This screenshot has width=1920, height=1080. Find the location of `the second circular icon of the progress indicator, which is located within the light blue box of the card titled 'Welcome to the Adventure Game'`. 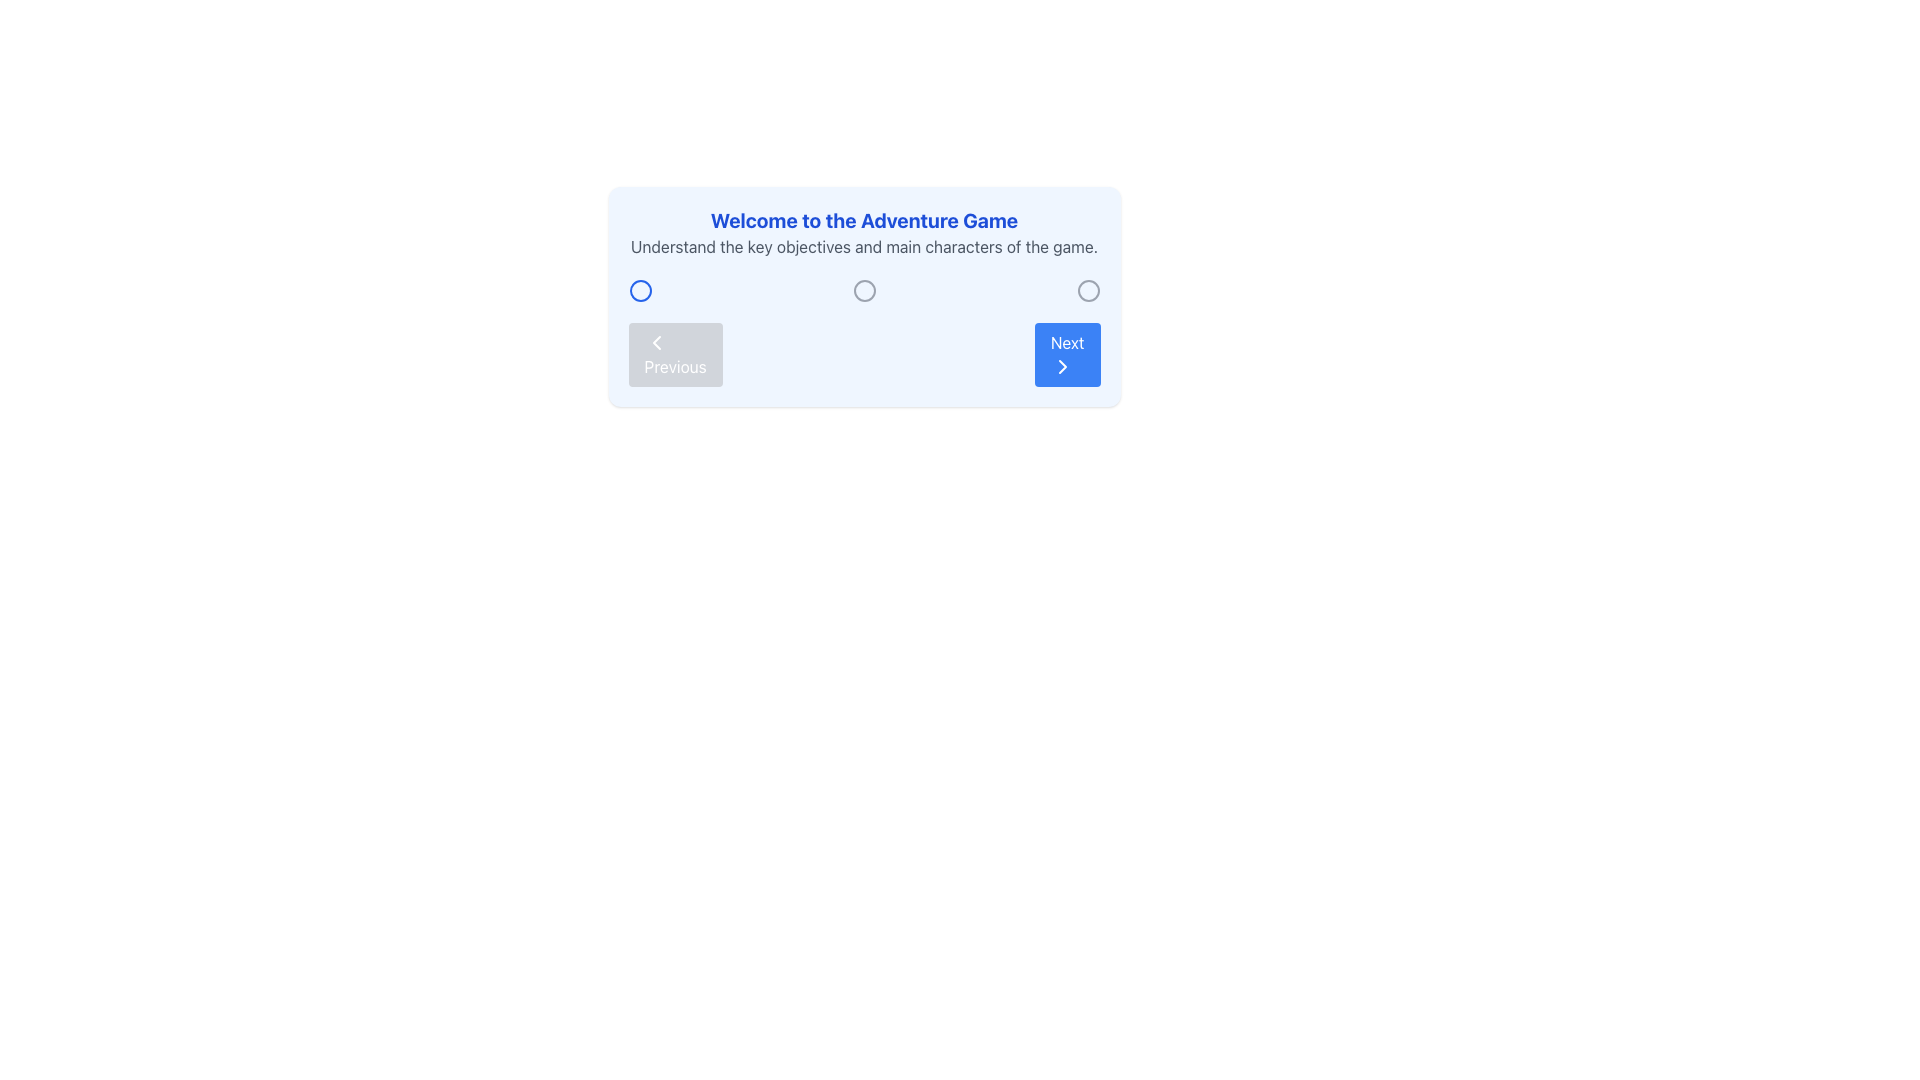

the second circular icon of the progress indicator, which is located within the light blue box of the card titled 'Welcome to the Adventure Game' is located at coordinates (864, 290).